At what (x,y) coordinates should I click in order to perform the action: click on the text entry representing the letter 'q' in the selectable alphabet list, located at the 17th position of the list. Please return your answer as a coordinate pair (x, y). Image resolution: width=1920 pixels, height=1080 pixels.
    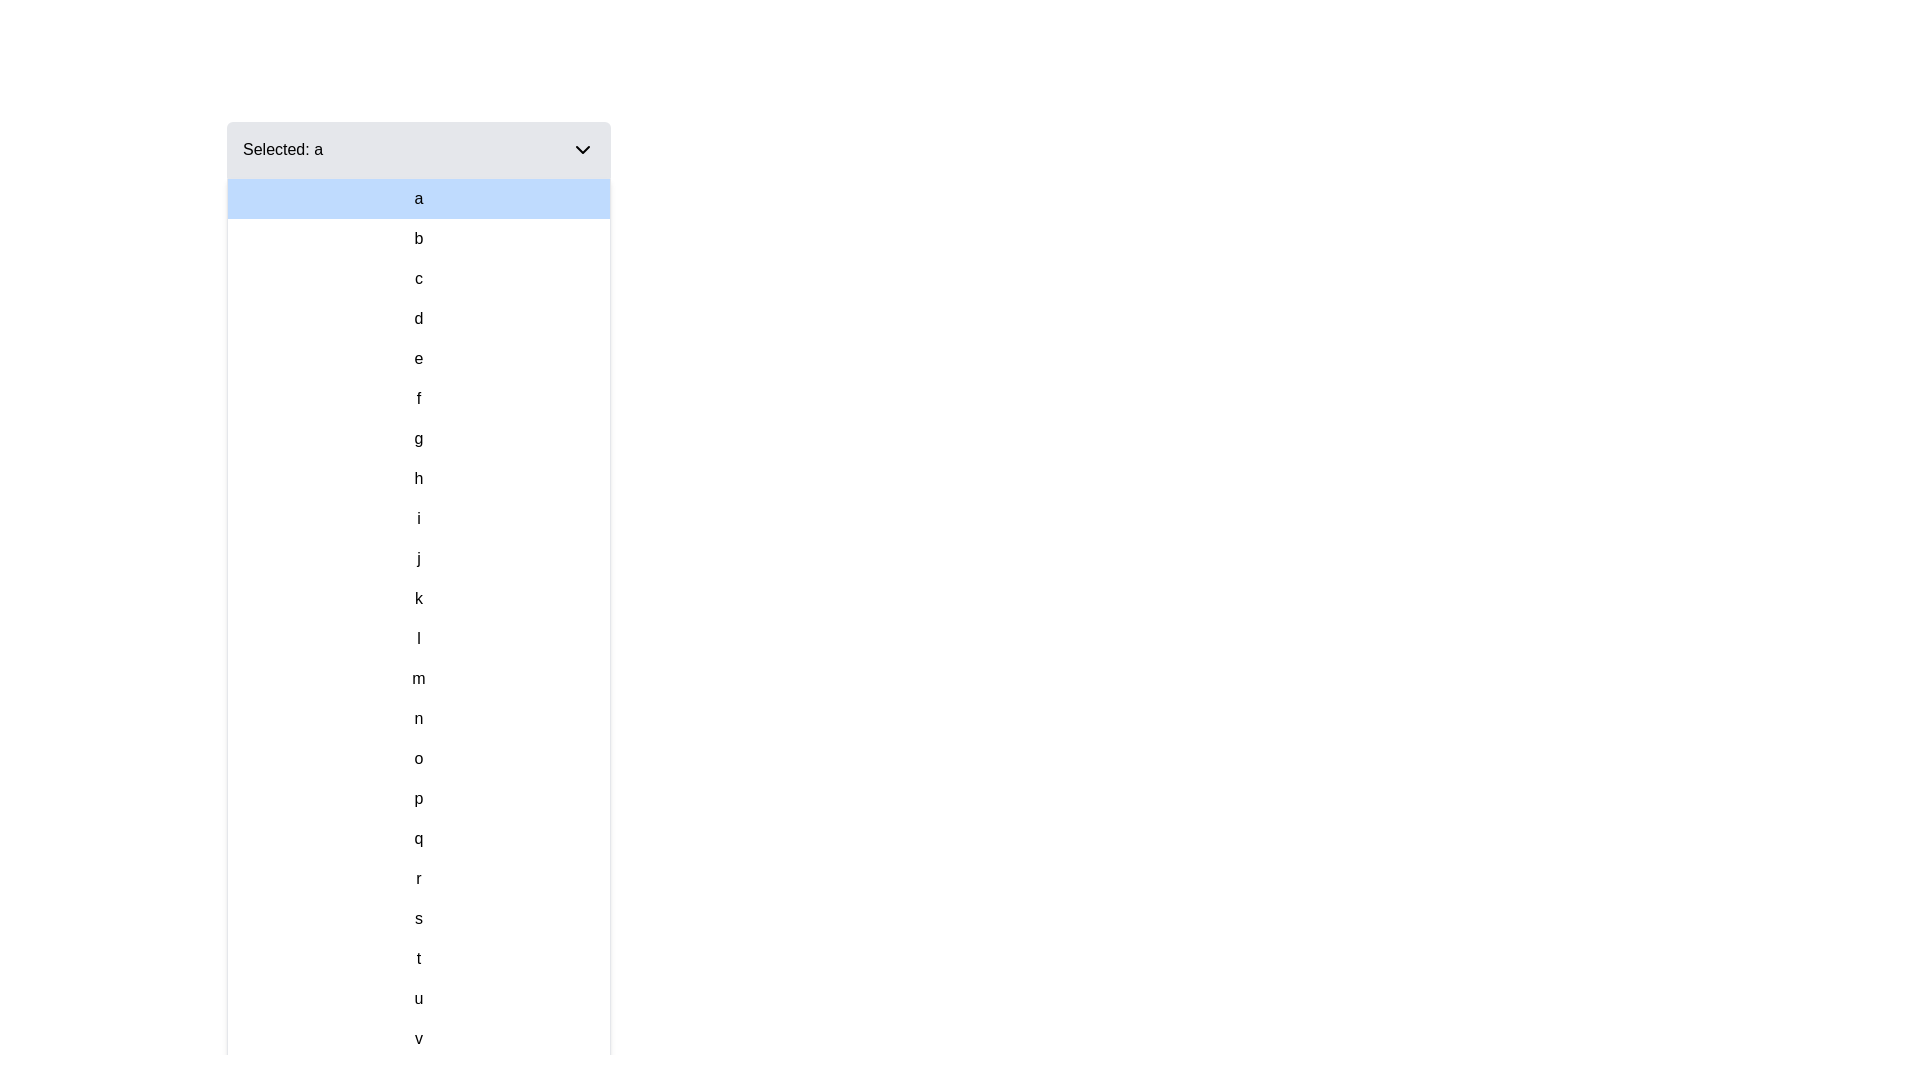
    Looking at the image, I should click on (417, 839).